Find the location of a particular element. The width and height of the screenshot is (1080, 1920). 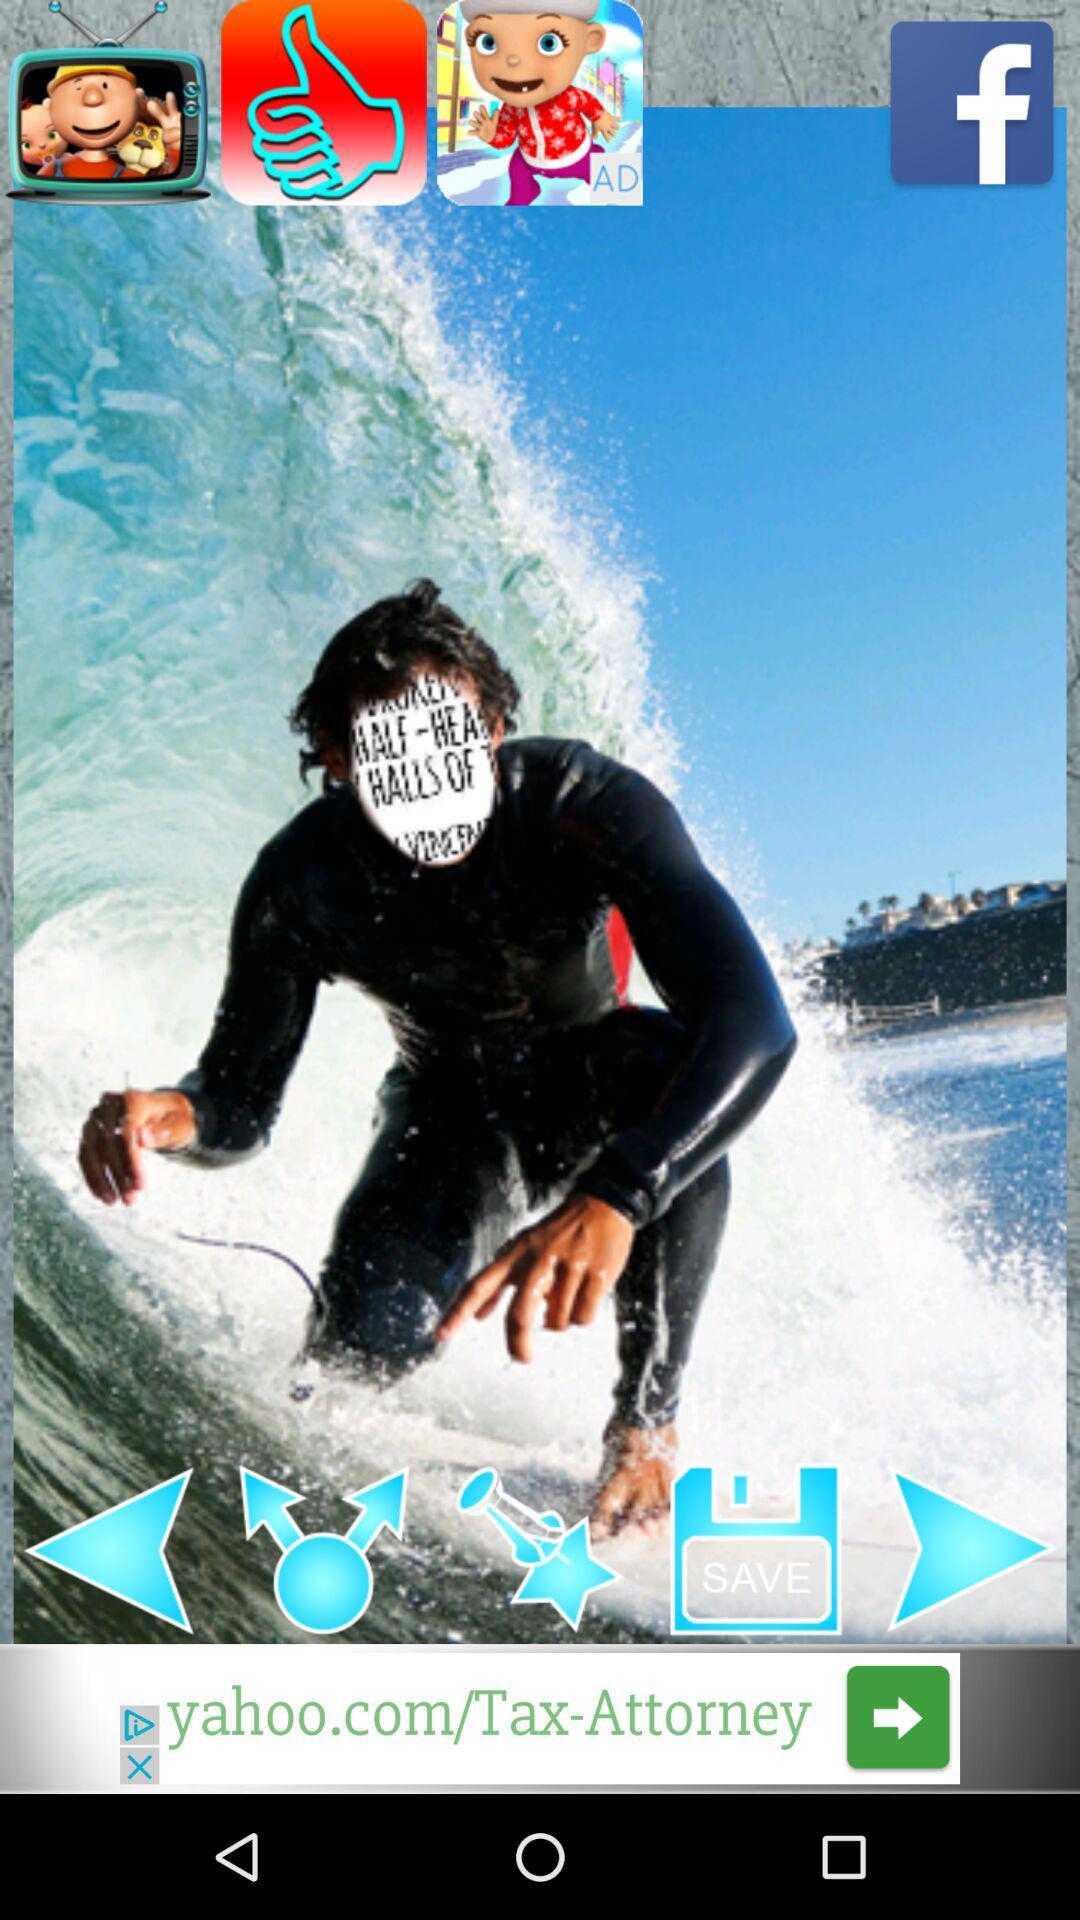

the play icon is located at coordinates (971, 1658).